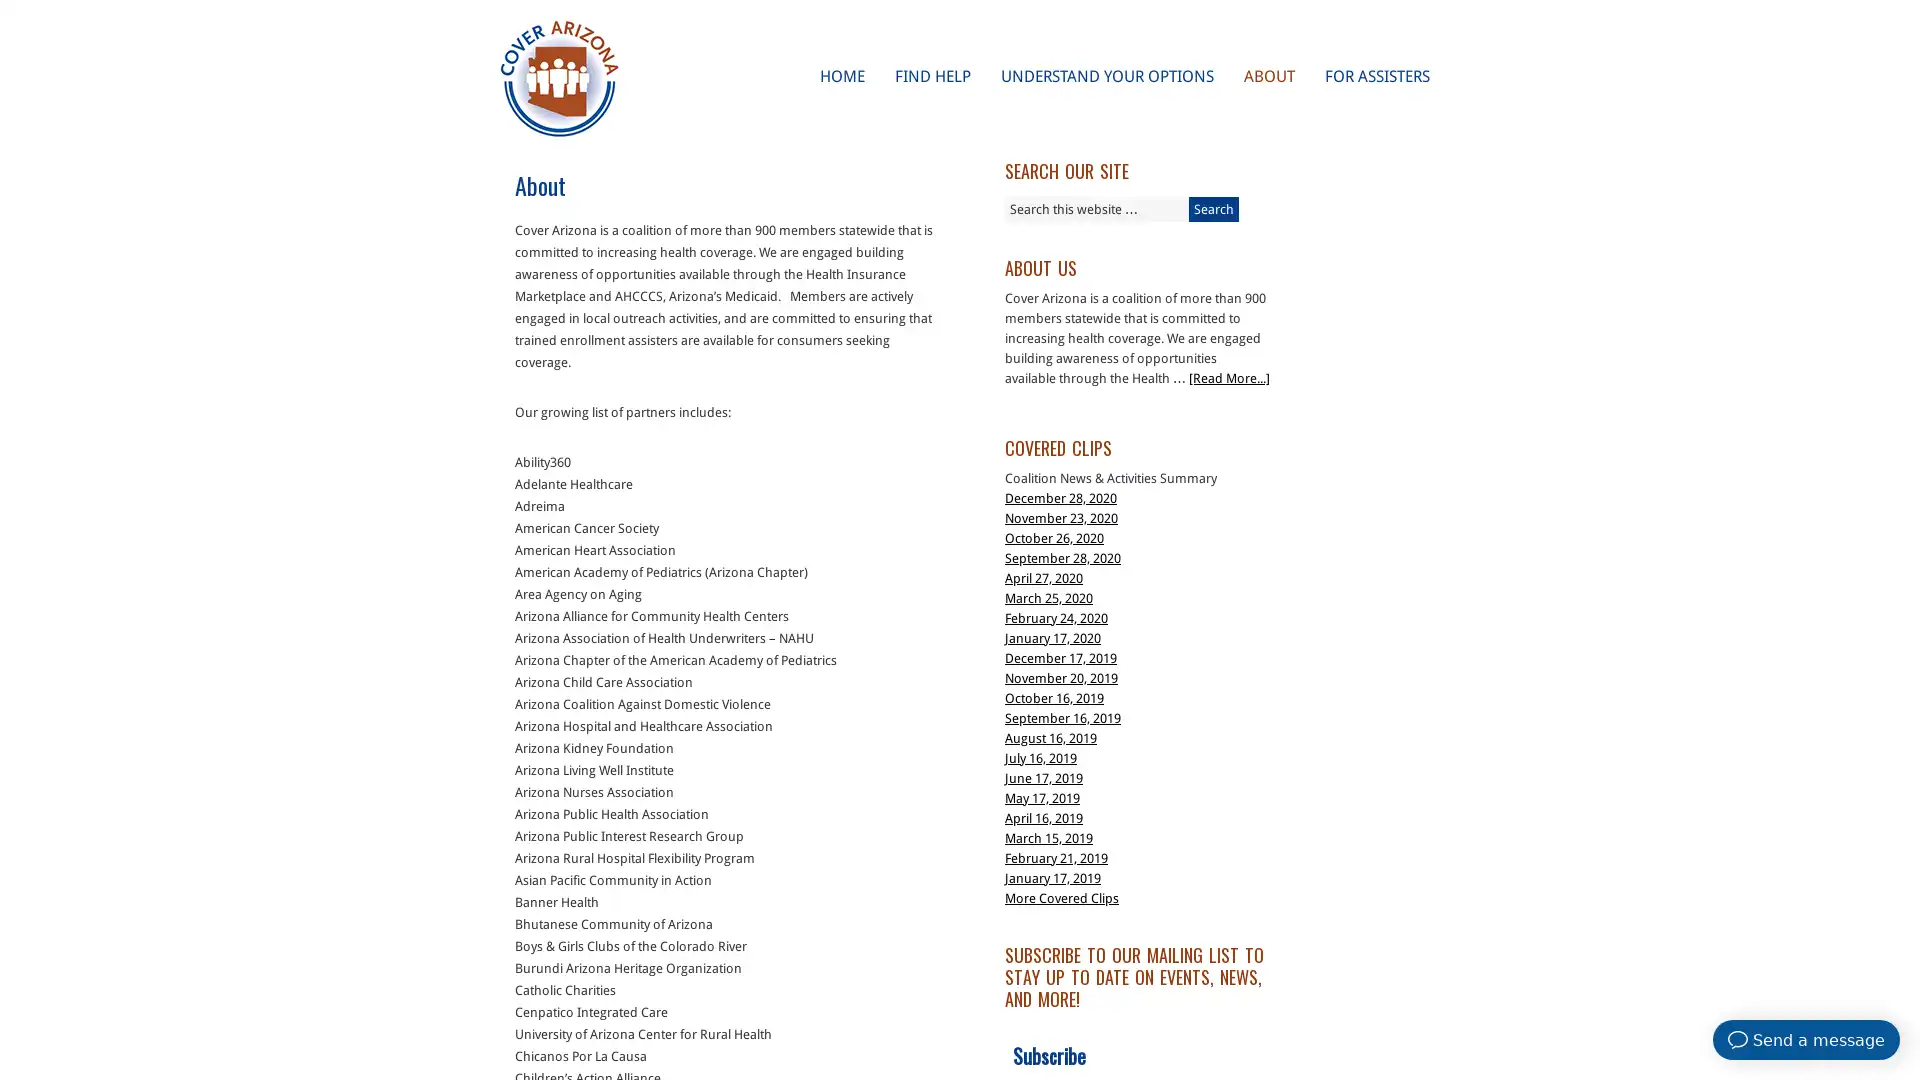 The width and height of the screenshot is (1920, 1080). What do you see at coordinates (1213, 209) in the screenshot?
I see `Search` at bounding box center [1213, 209].